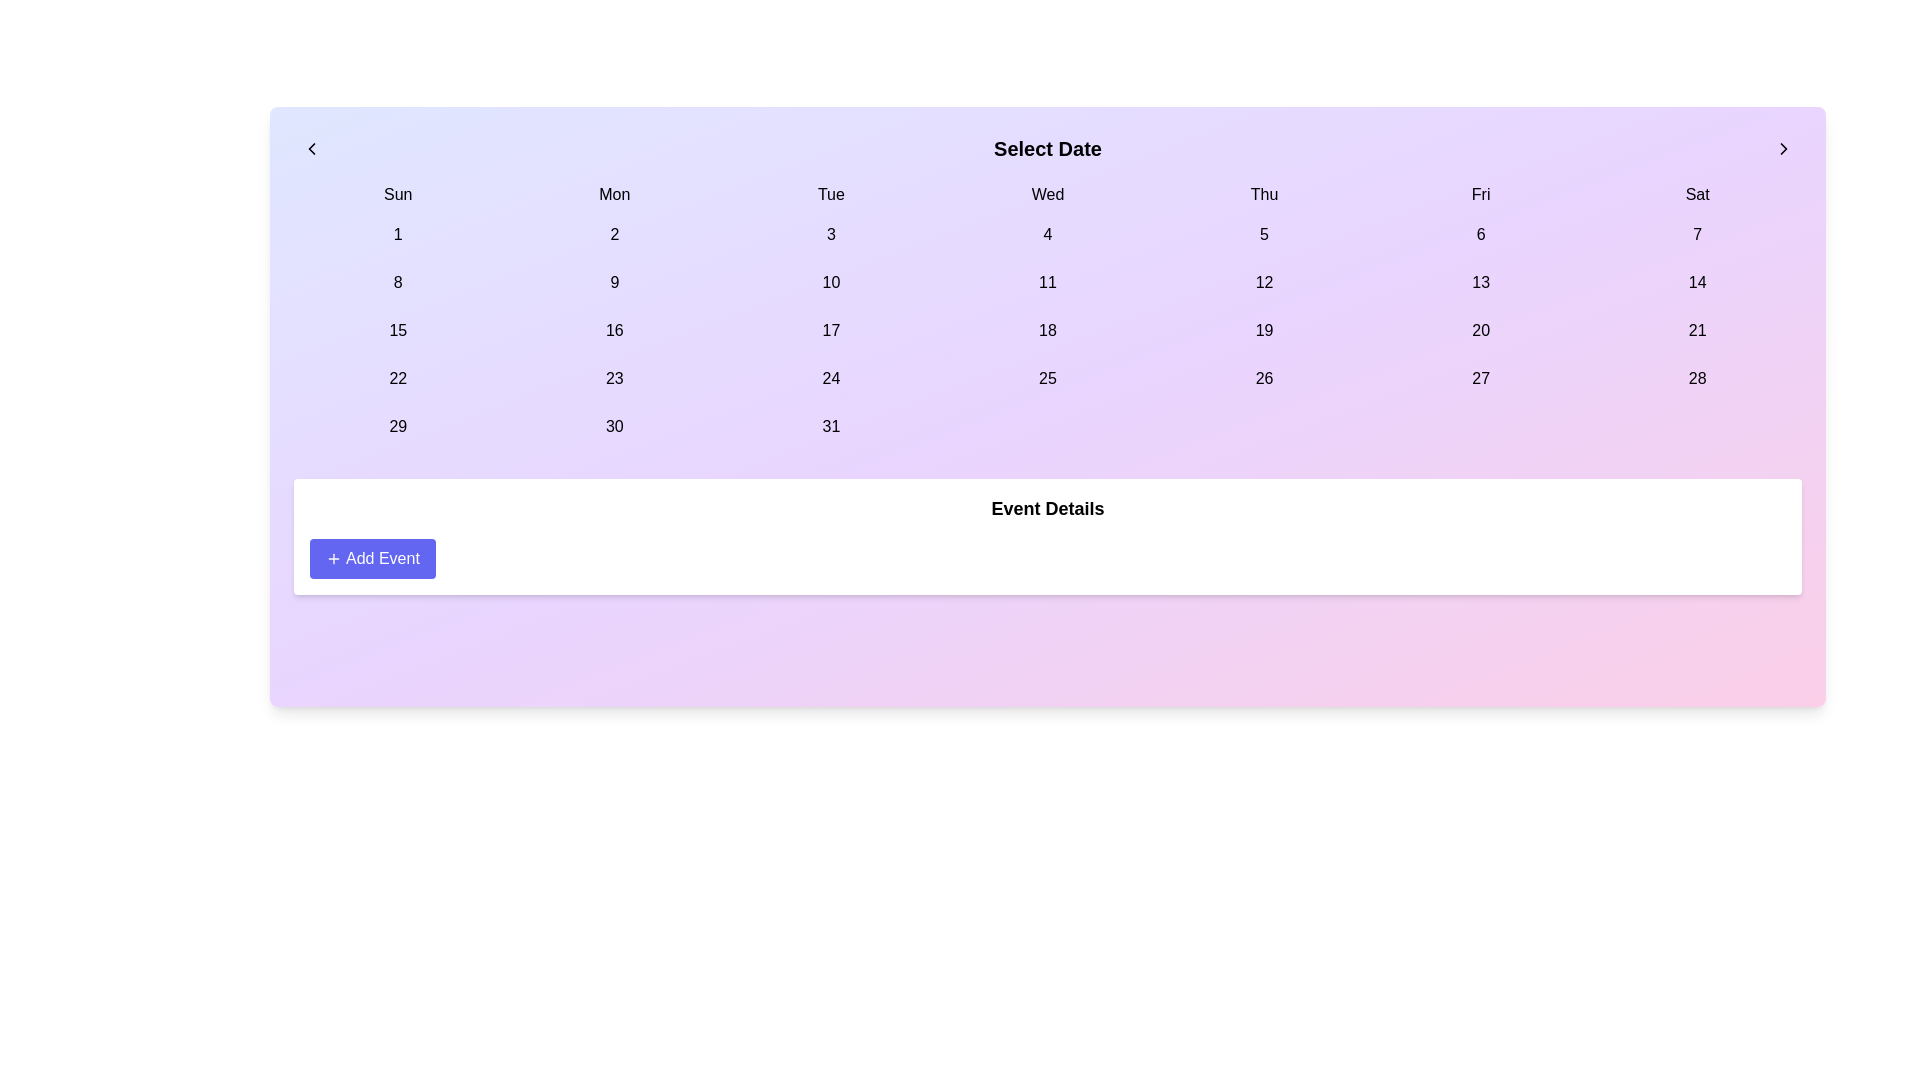  What do you see at coordinates (1696, 282) in the screenshot?
I see `the date selector button for the 14th day in the calendar grid located in the 'Sat' column, second row from the top` at bounding box center [1696, 282].